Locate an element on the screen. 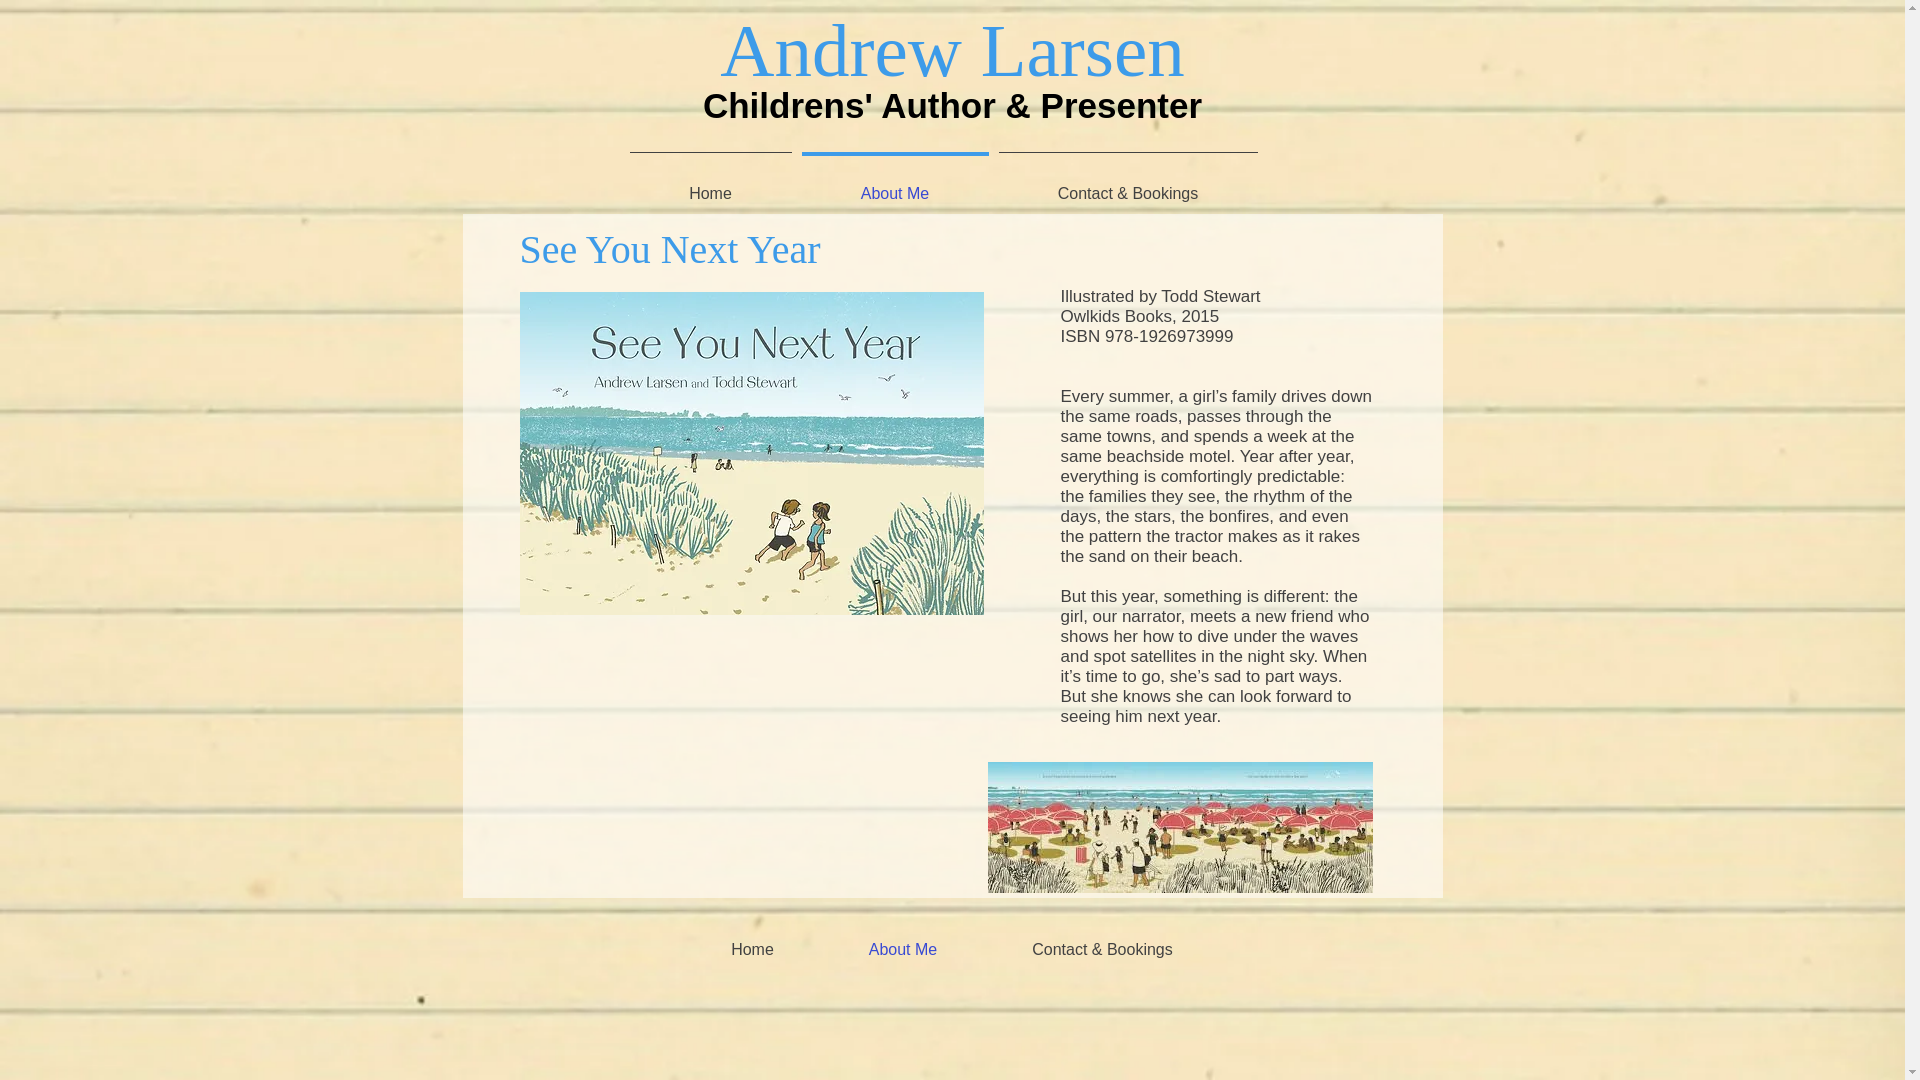 The width and height of the screenshot is (1920, 1080). 'About Me' is located at coordinates (902, 948).